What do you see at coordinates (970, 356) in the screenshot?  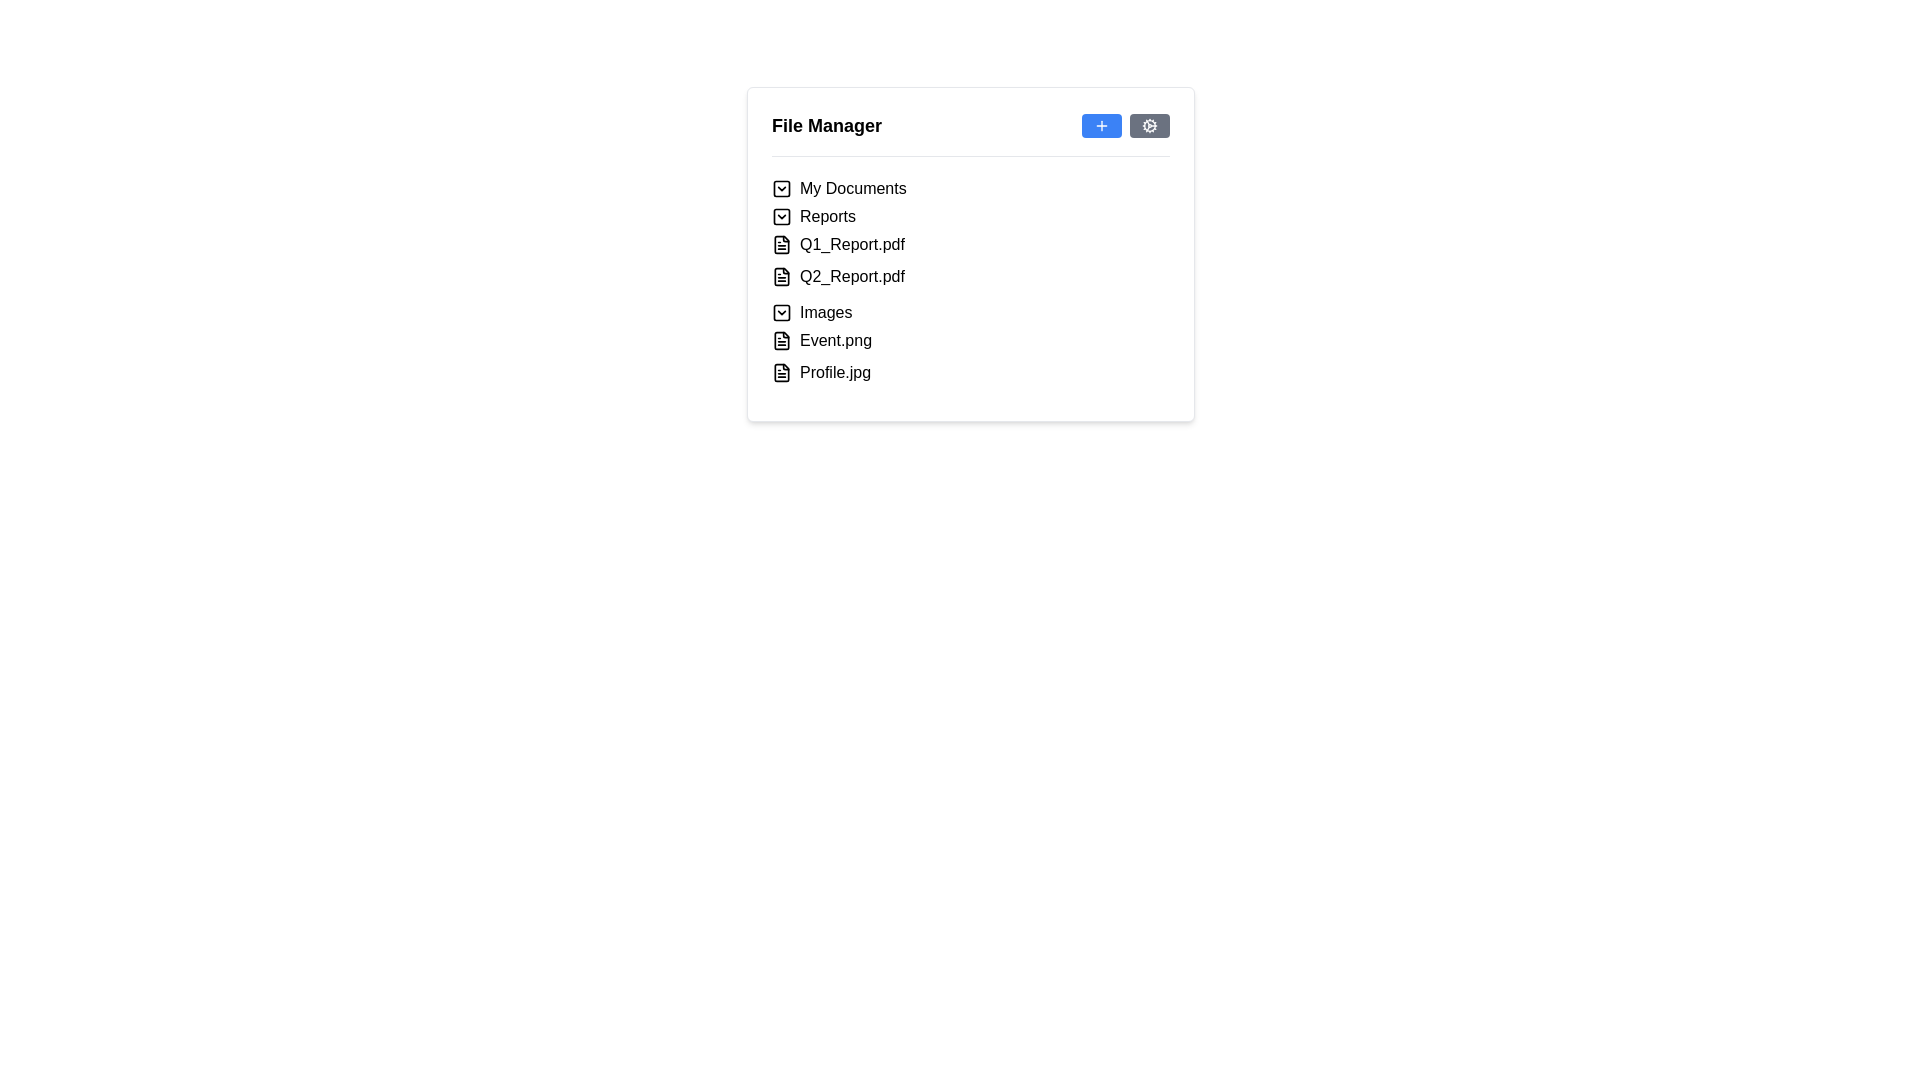 I see `the file 'Event.png' from the File listing element located under the 'Images' section, which displays 'Event.png' above 'Profile.jpg'` at bounding box center [970, 356].